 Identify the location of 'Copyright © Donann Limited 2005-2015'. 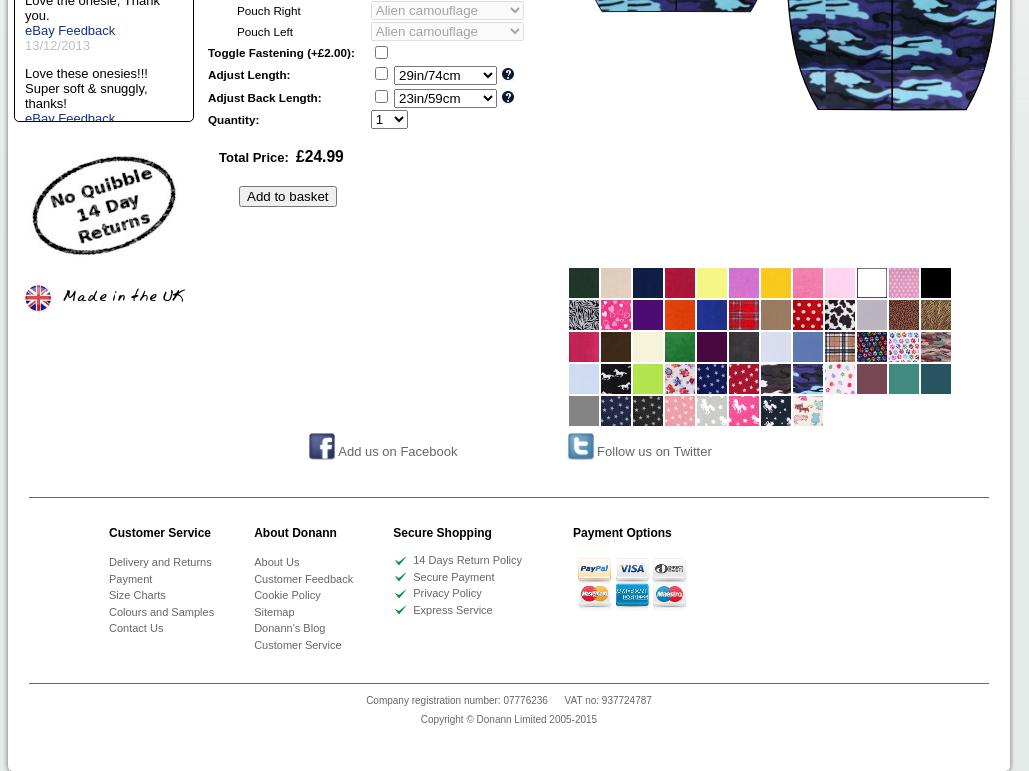
(419, 719).